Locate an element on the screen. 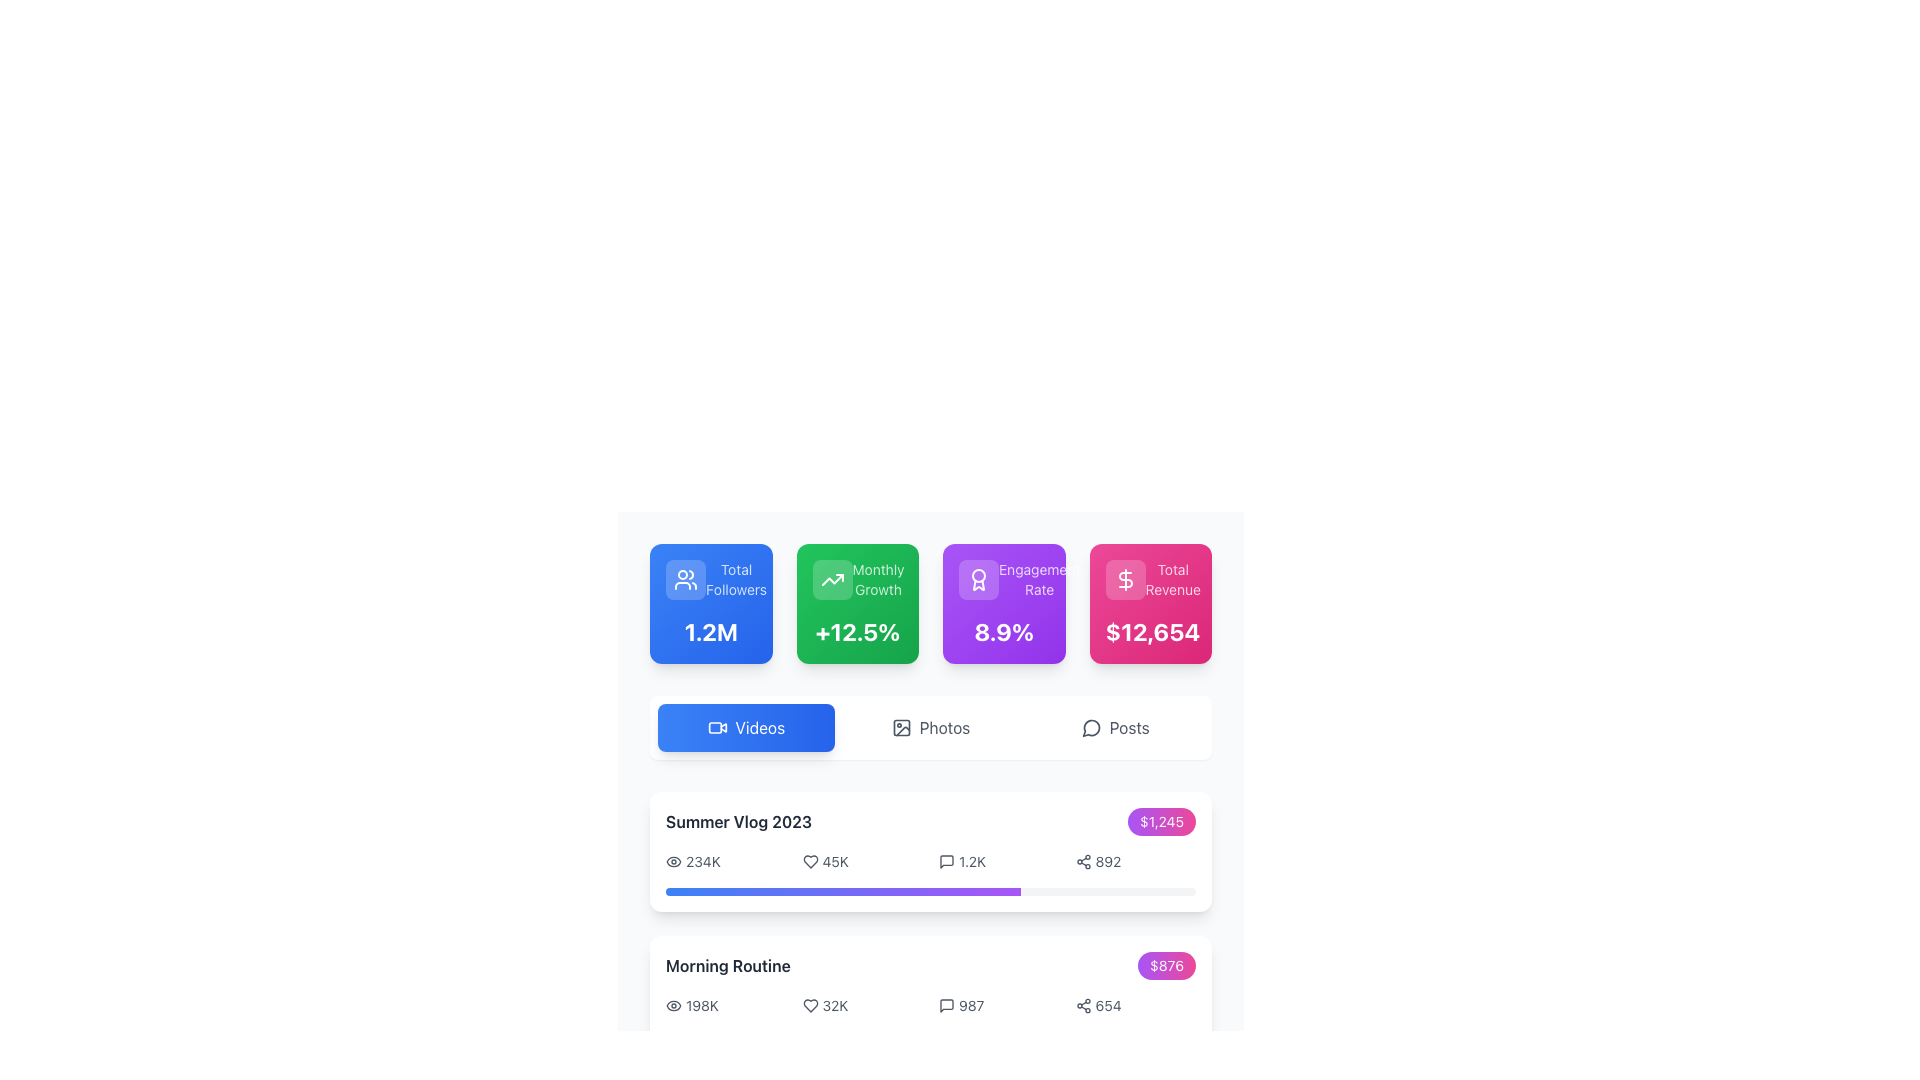 This screenshot has width=1920, height=1080. the speech bubble icon, which is styled in grayscale with a thin outline and rounded corners, indicating comments or messages, located between the heart icon and share icon for the video 'Summer Vlog 2023' is located at coordinates (945, 860).